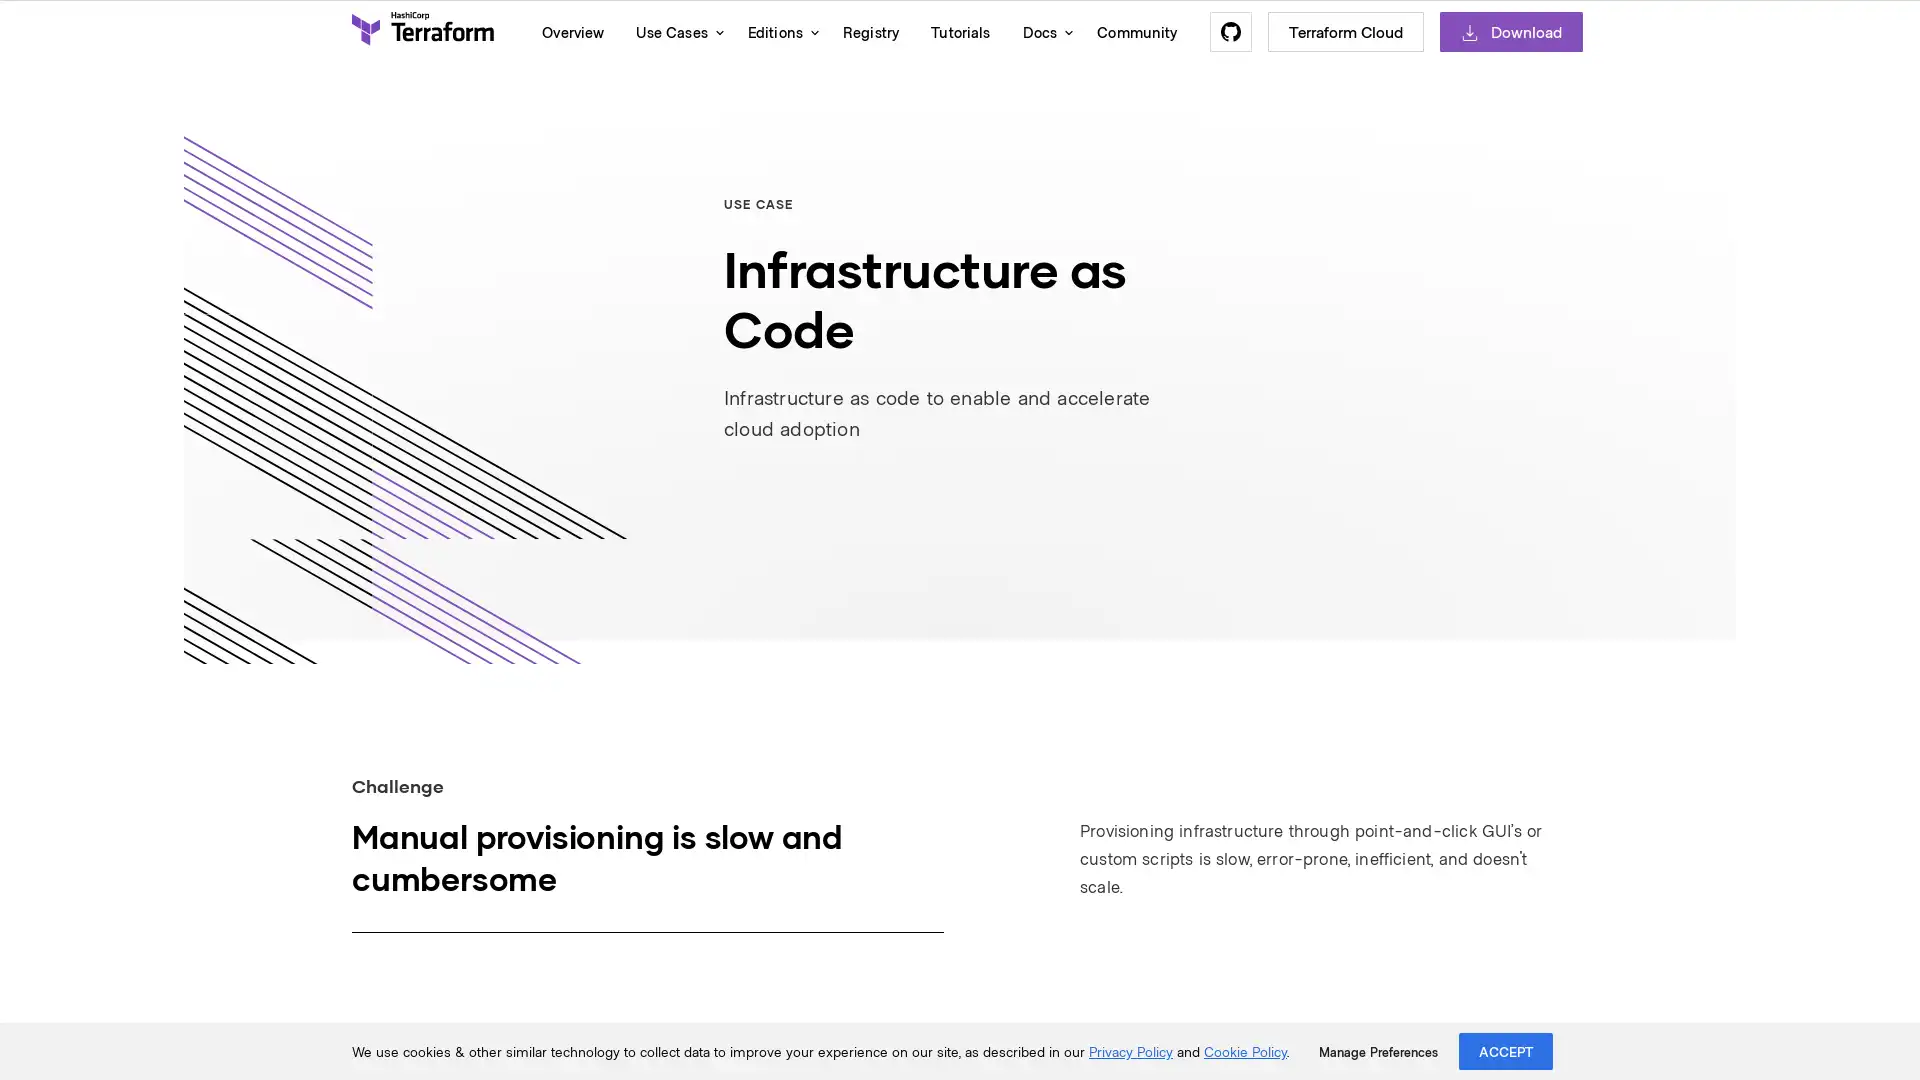  I want to click on Docs, so click(1042, 31).